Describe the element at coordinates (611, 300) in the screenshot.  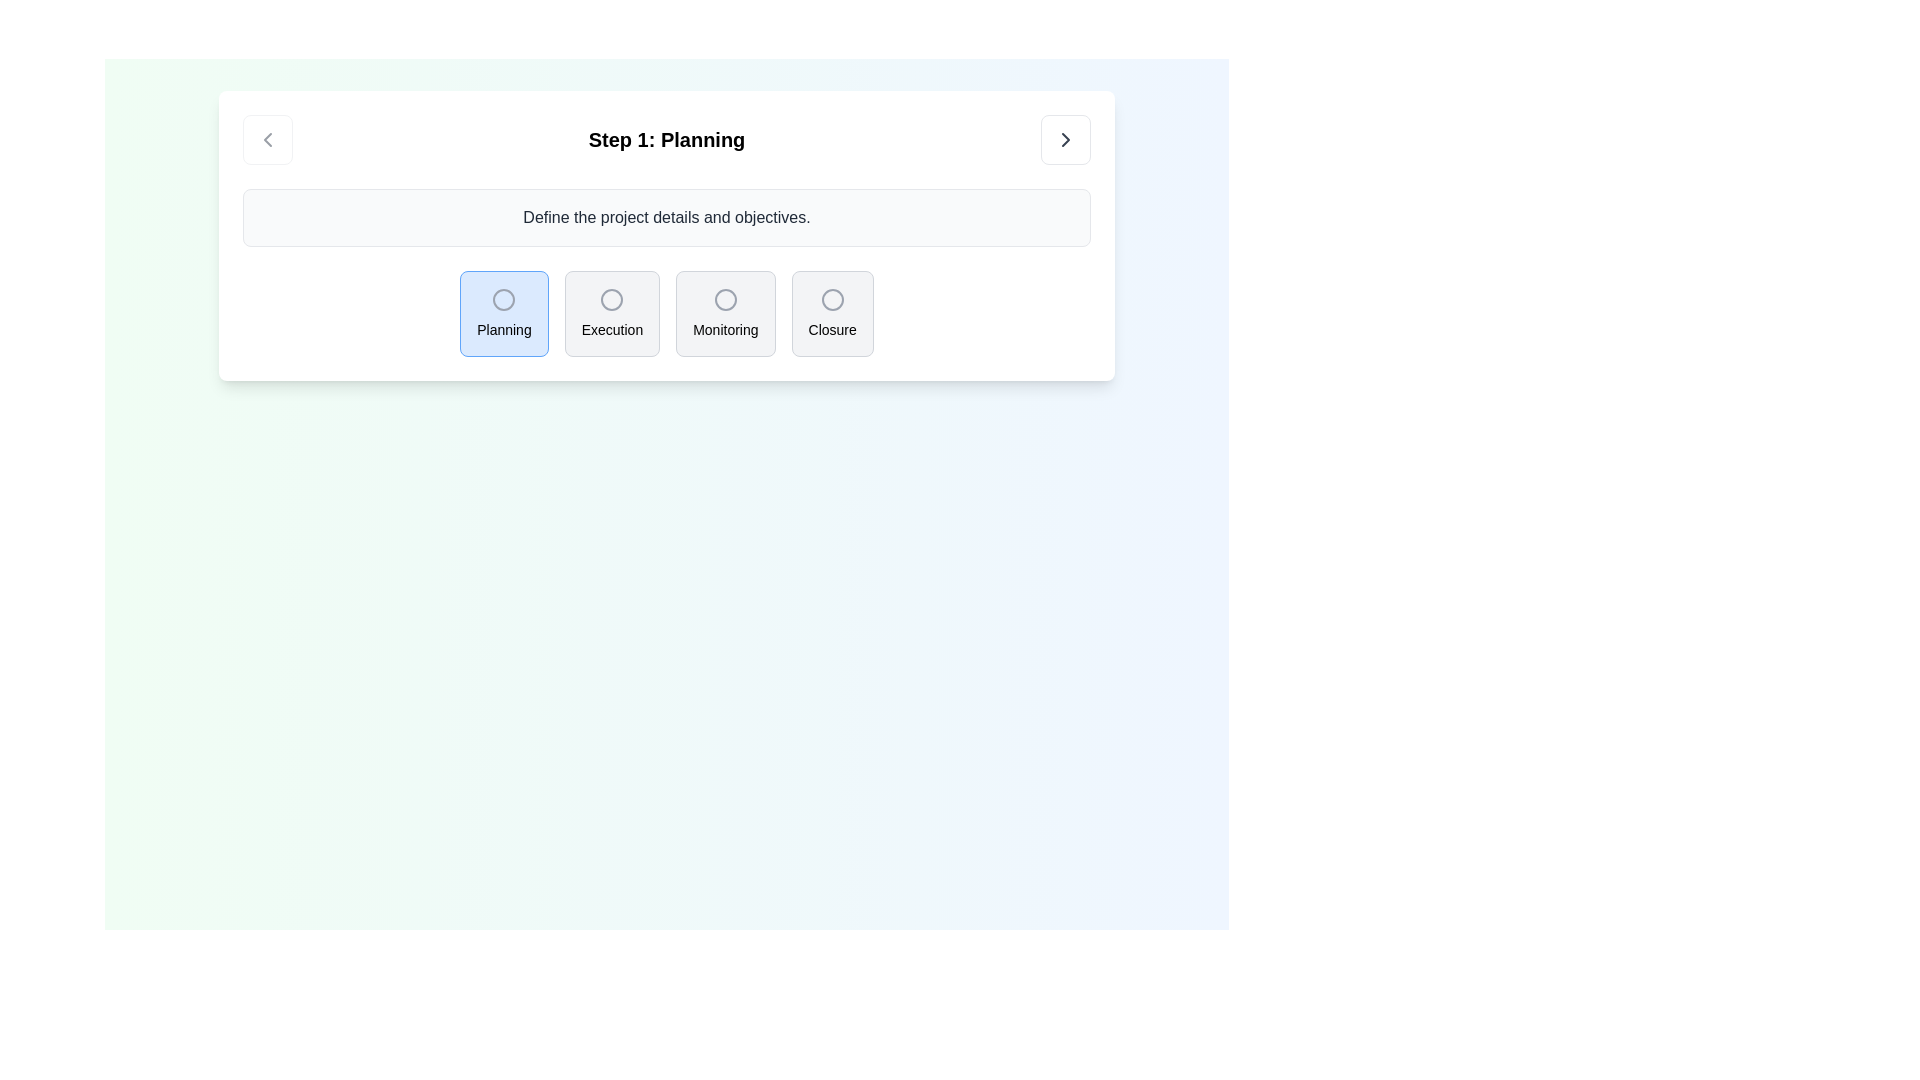
I see `the SVG Circle element located at the center of the 'Execution' button, which signifies selection or status in the series of step buttons` at that location.